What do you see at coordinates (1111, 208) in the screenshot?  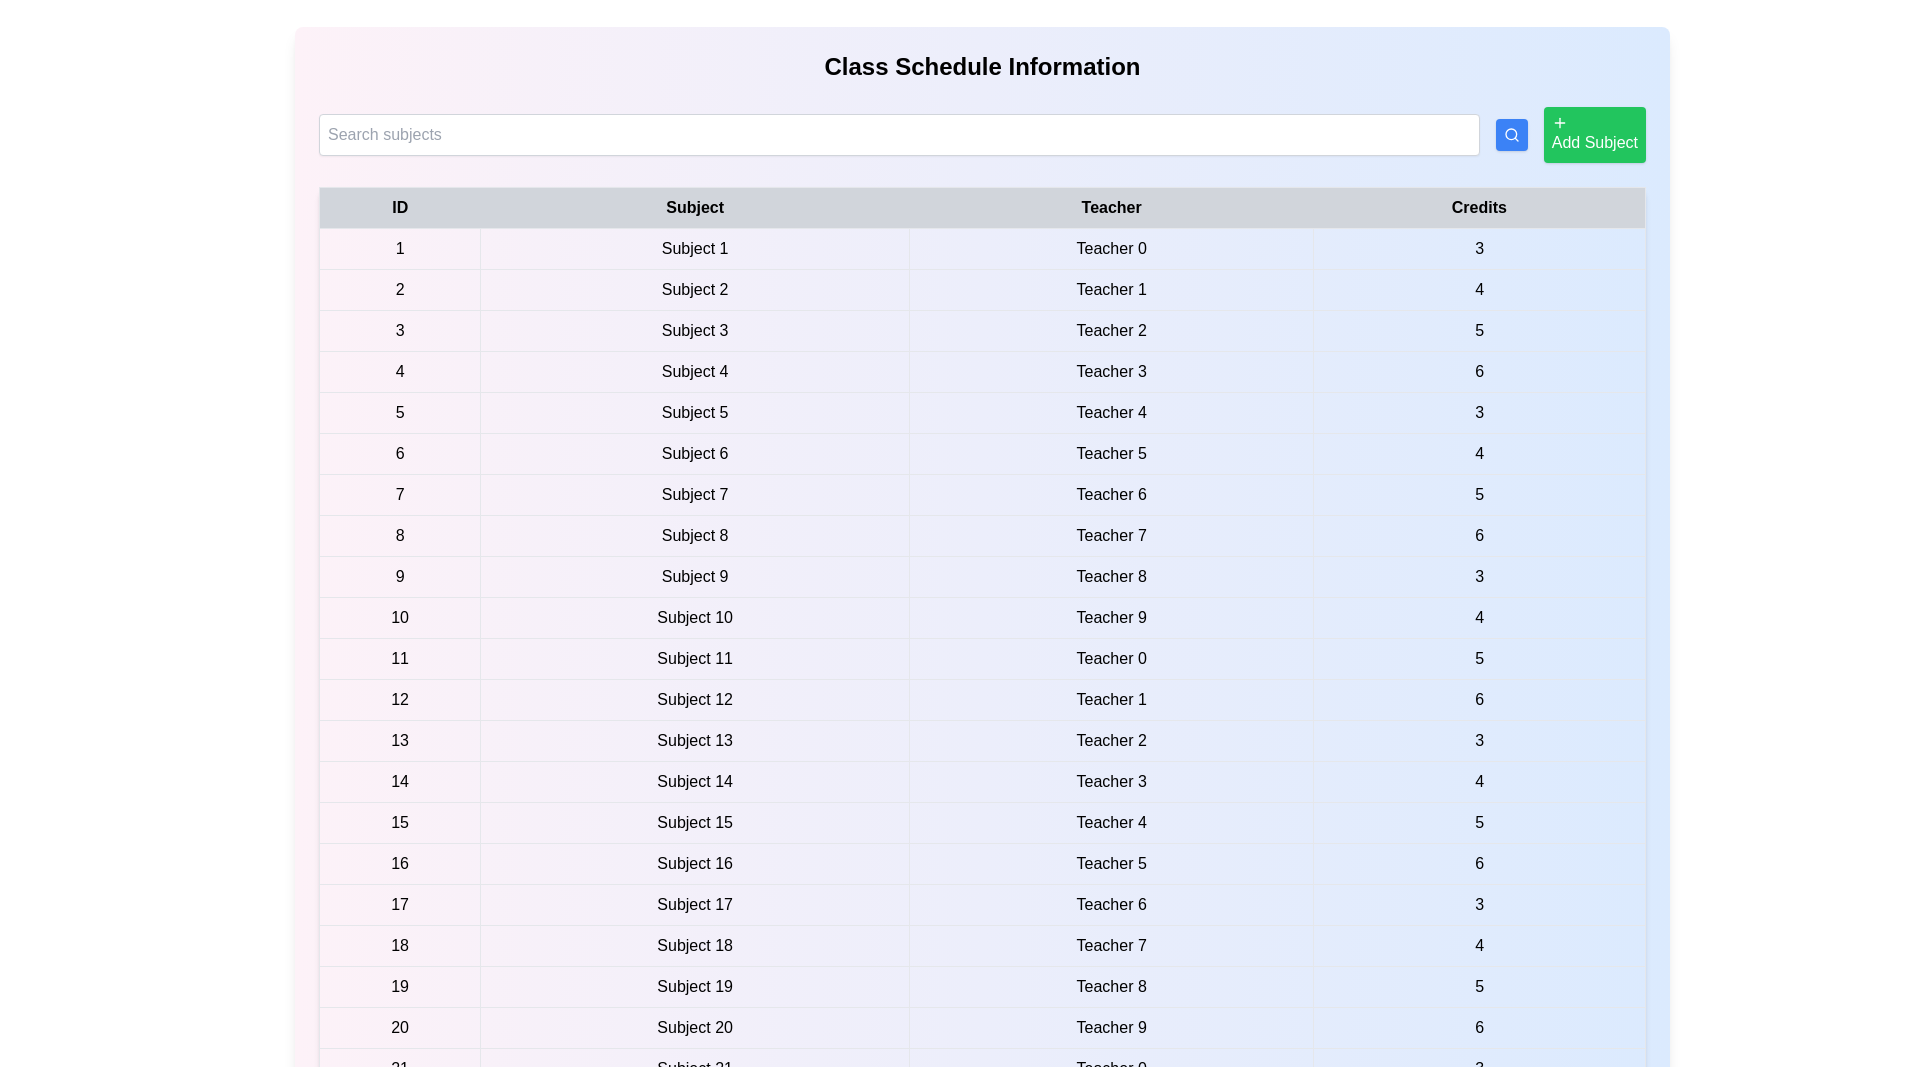 I see `the table header Teacher to sort by that column` at bounding box center [1111, 208].